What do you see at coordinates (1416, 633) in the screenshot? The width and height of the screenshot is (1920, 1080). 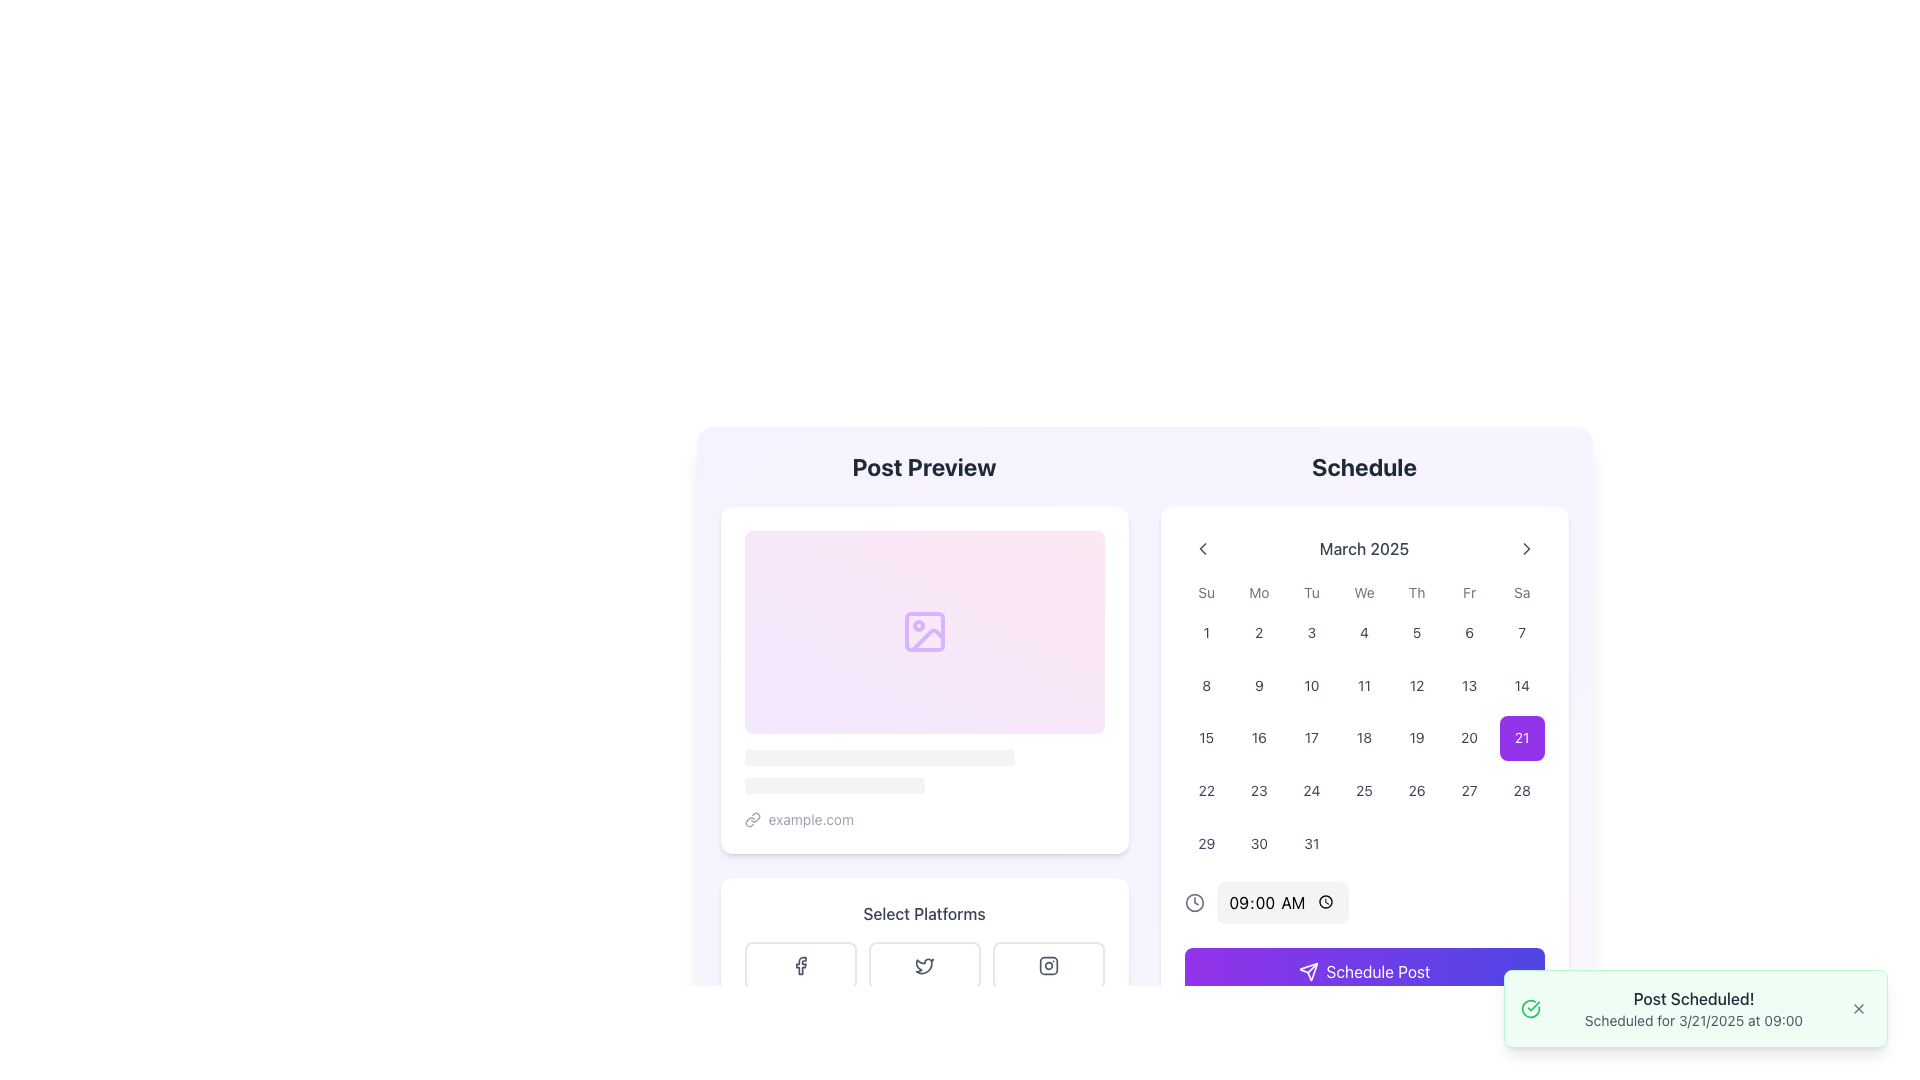 I see `the square button displaying the number '5' located in the calendar grid for March 2025` at bounding box center [1416, 633].